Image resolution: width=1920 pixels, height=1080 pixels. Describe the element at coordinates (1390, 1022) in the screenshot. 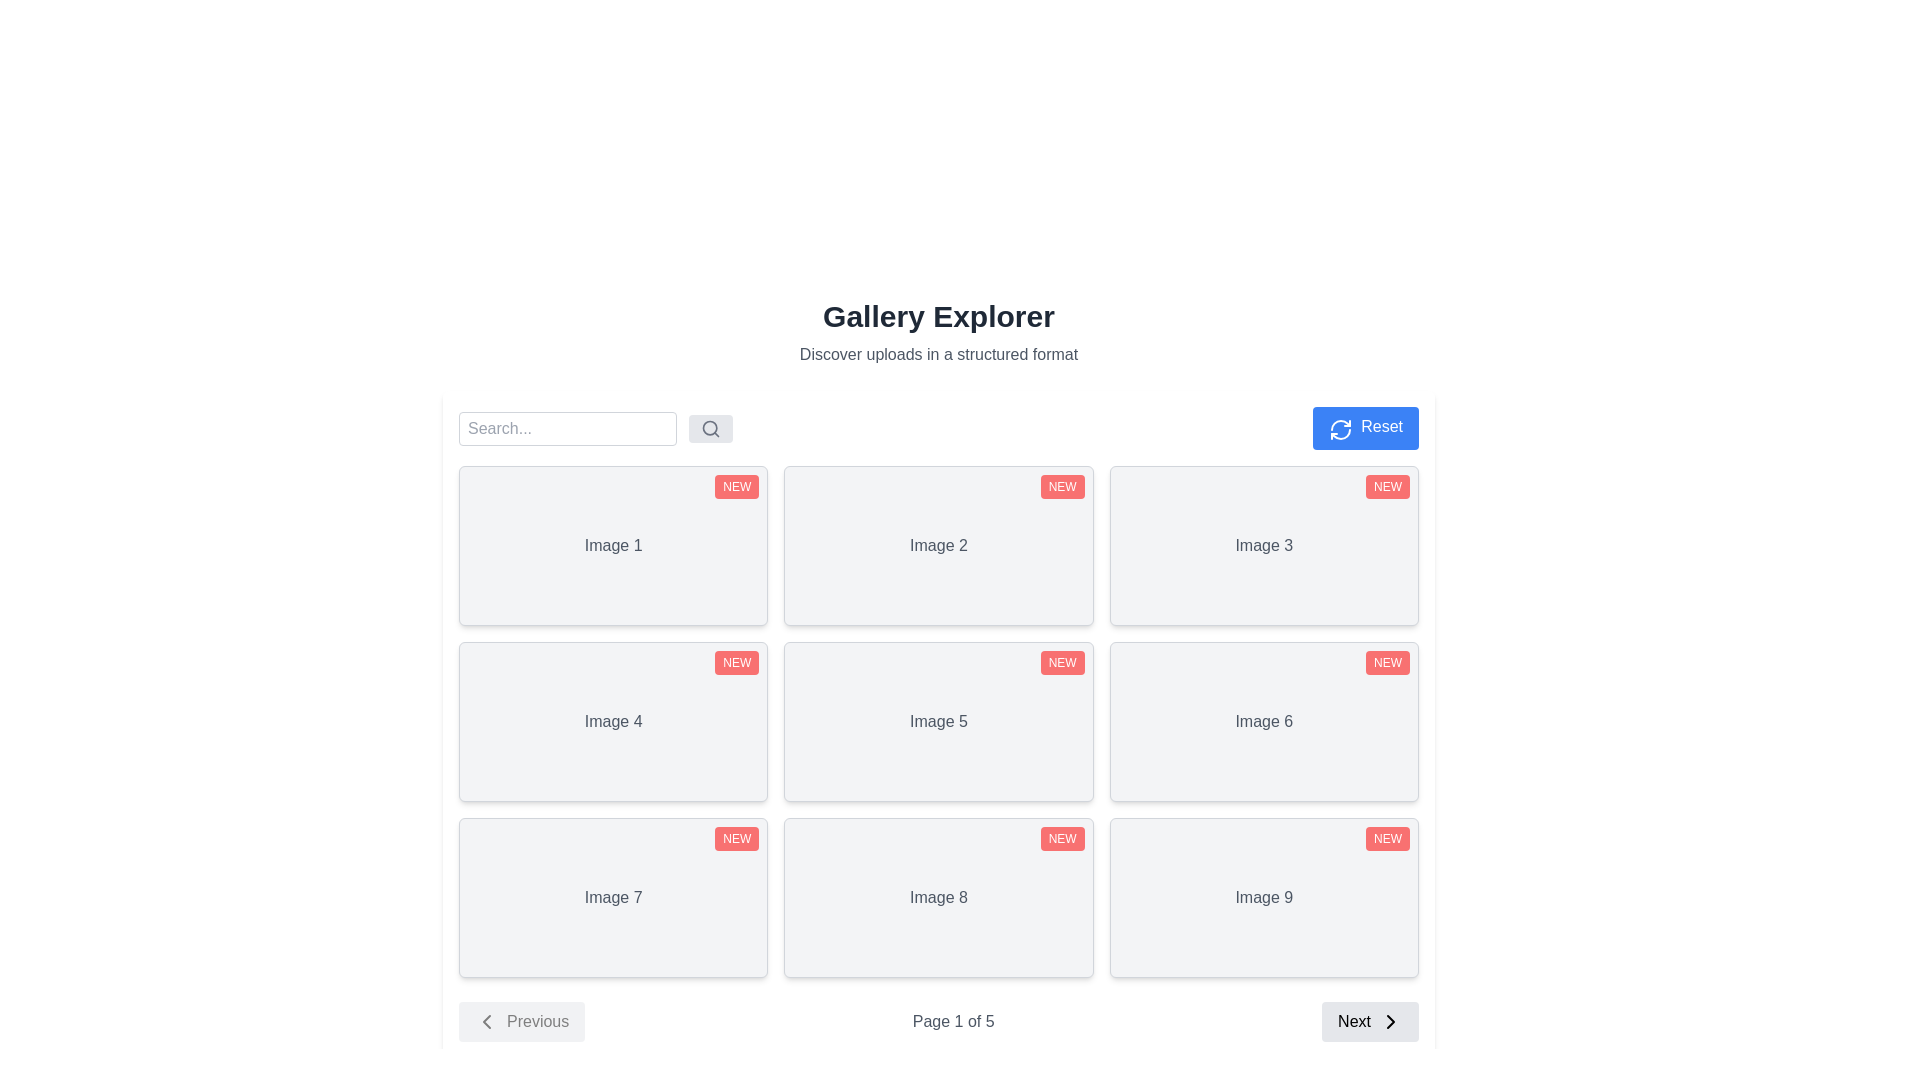

I see `the rightward-pointing chevron icon located at the right edge of the 'Next' button` at that location.